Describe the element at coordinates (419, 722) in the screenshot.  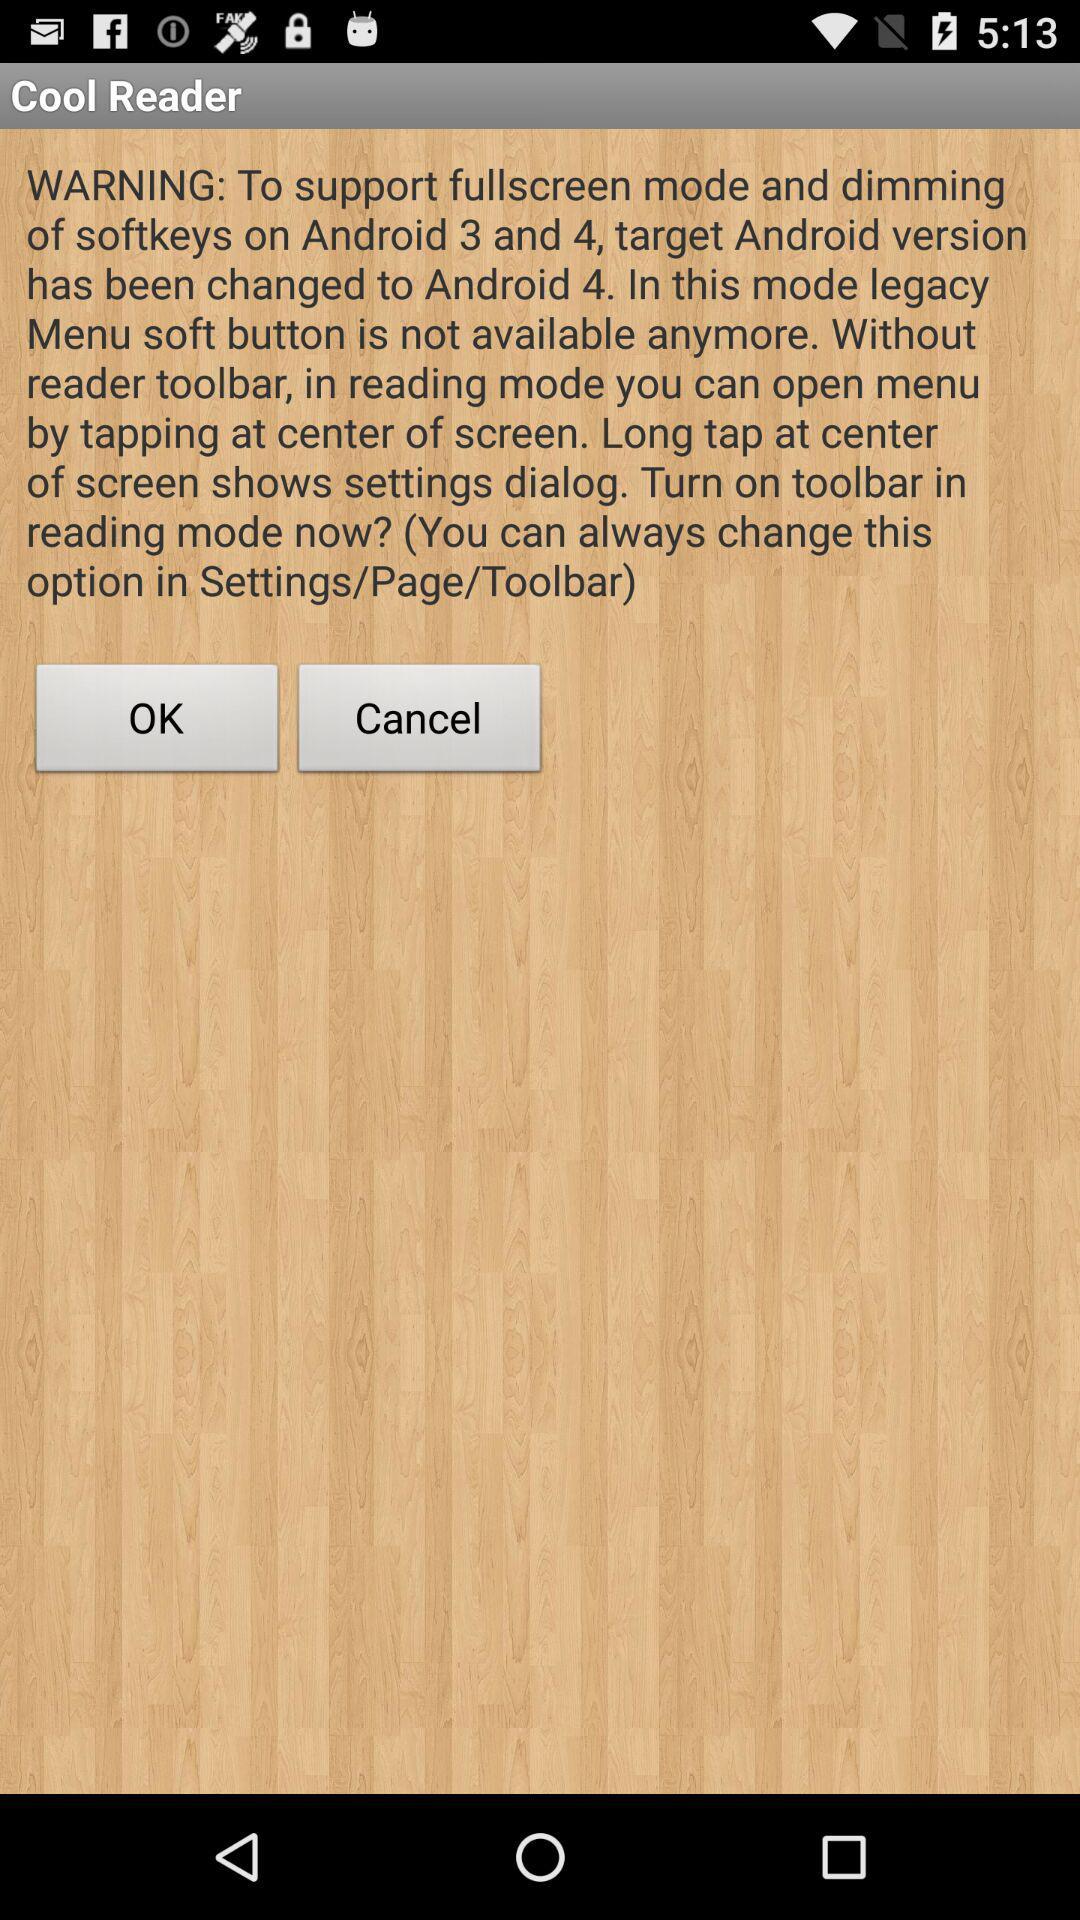
I see `icon below warning to support` at that location.